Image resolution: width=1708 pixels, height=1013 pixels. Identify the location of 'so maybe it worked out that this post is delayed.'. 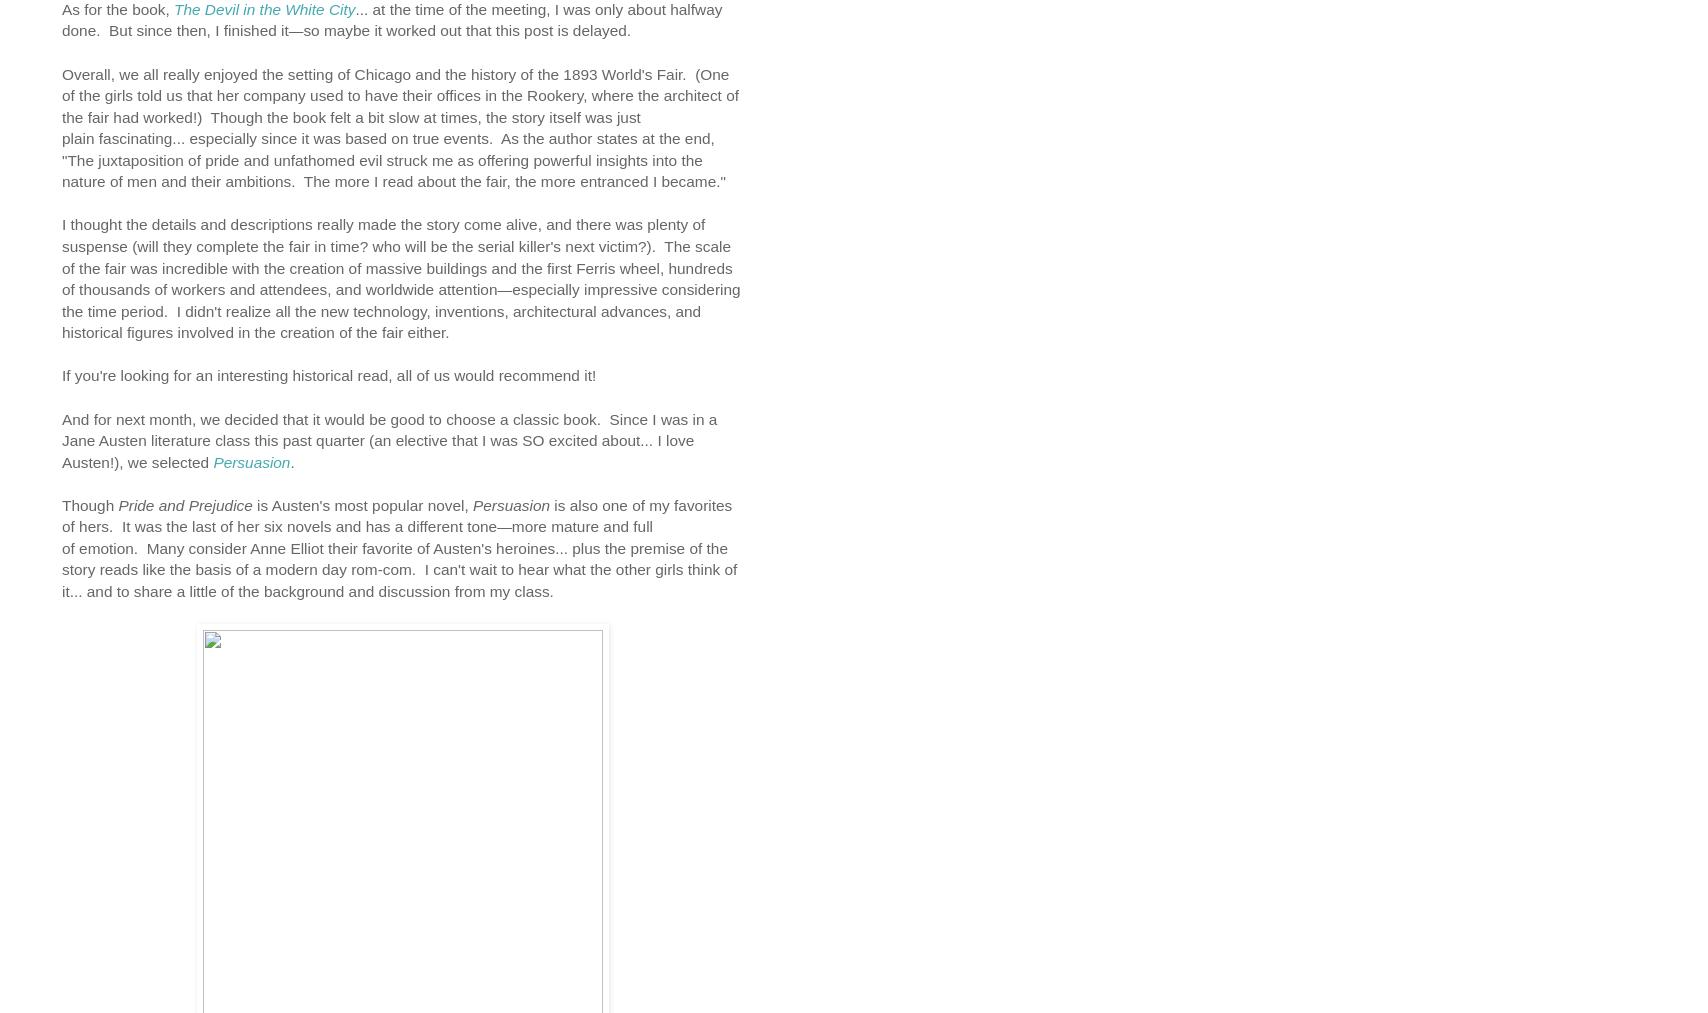
(466, 29).